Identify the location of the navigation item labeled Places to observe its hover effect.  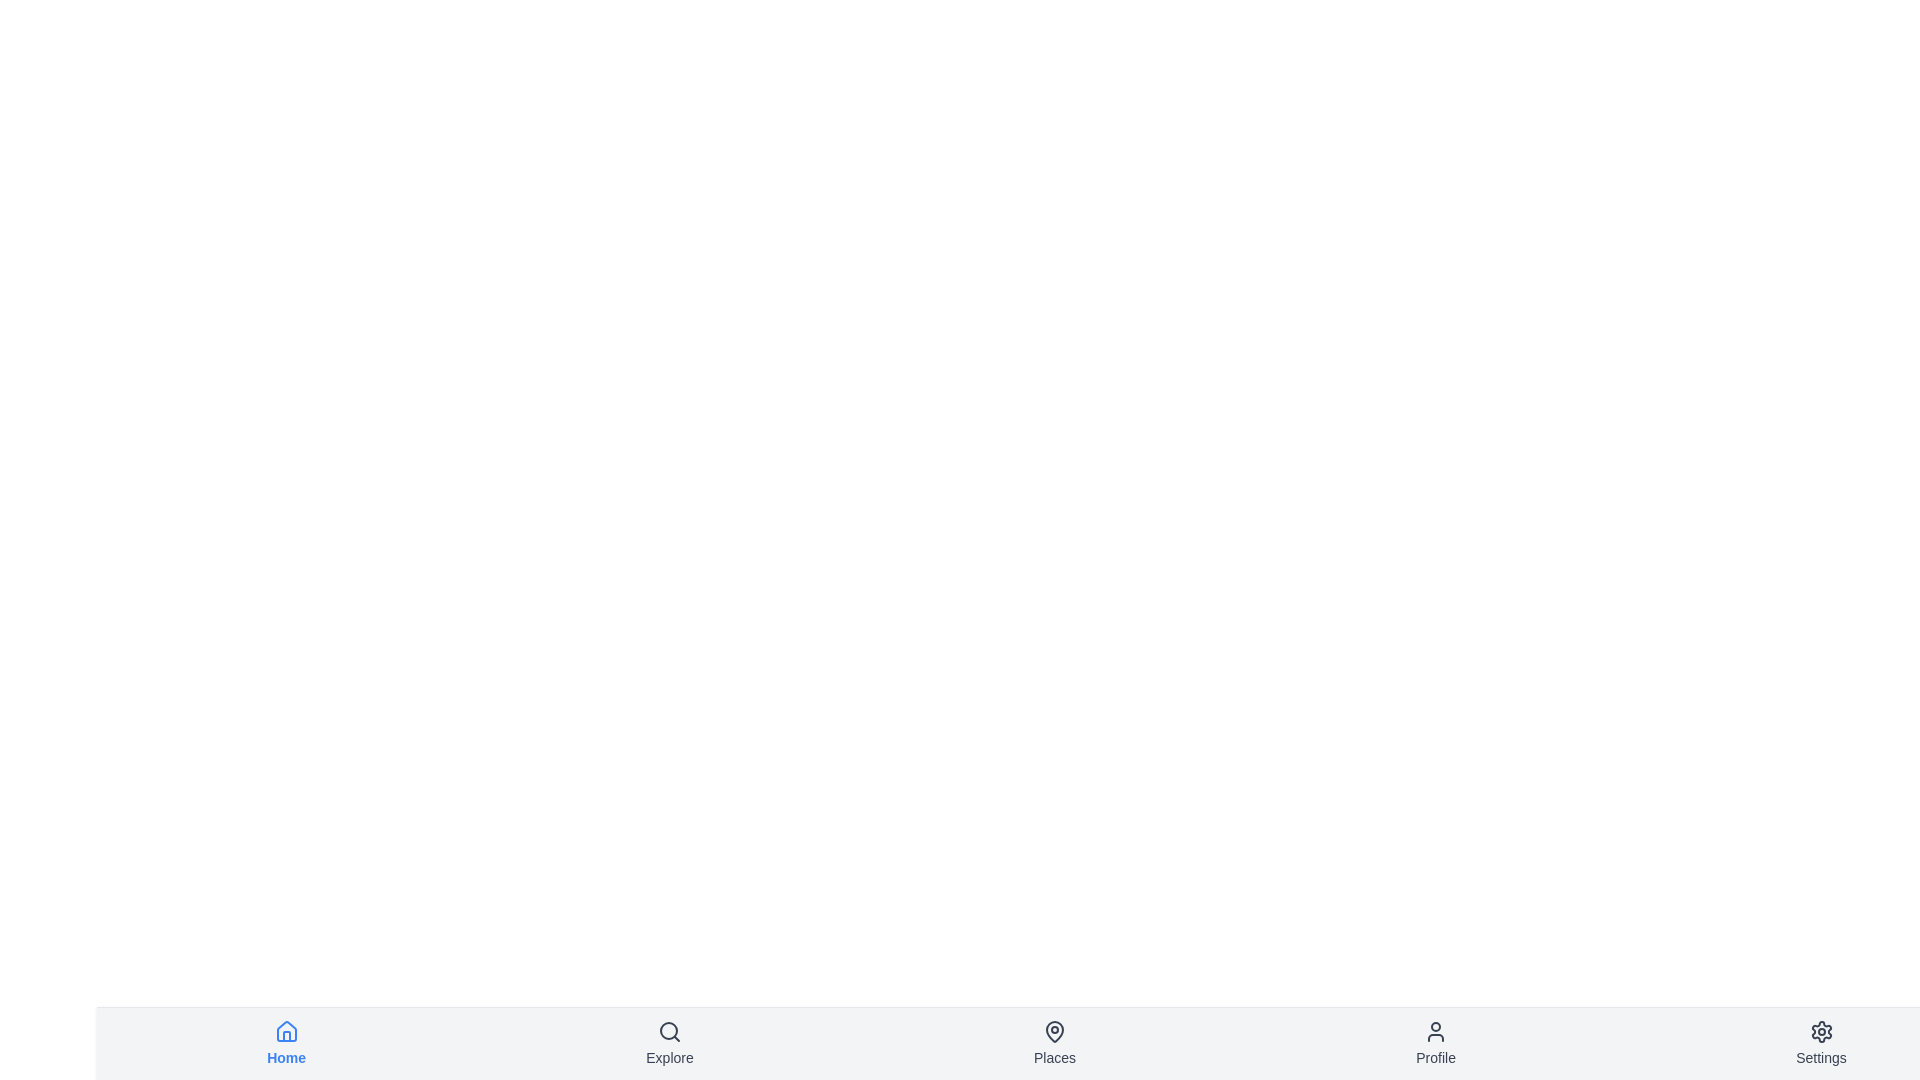
(1054, 1043).